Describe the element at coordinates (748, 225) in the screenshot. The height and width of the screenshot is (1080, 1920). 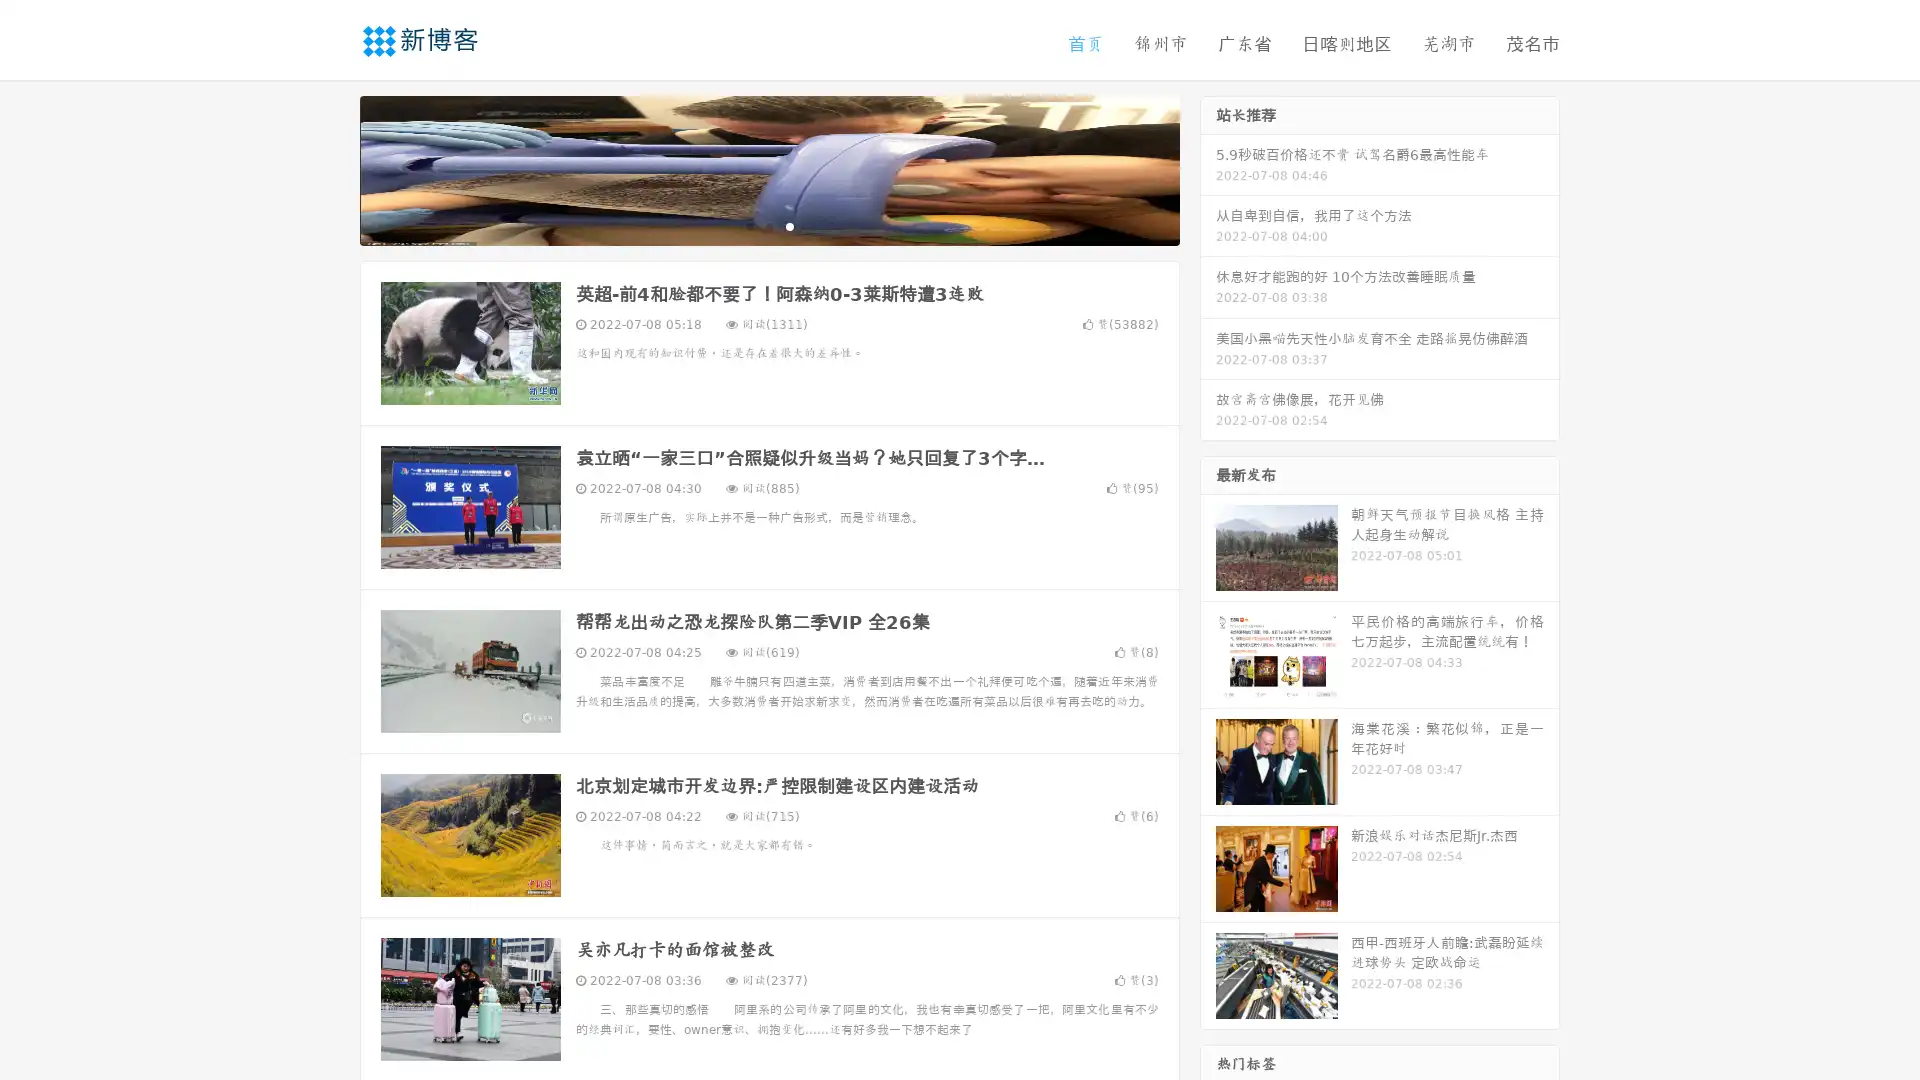
I see `Go to slide 1` at that location.